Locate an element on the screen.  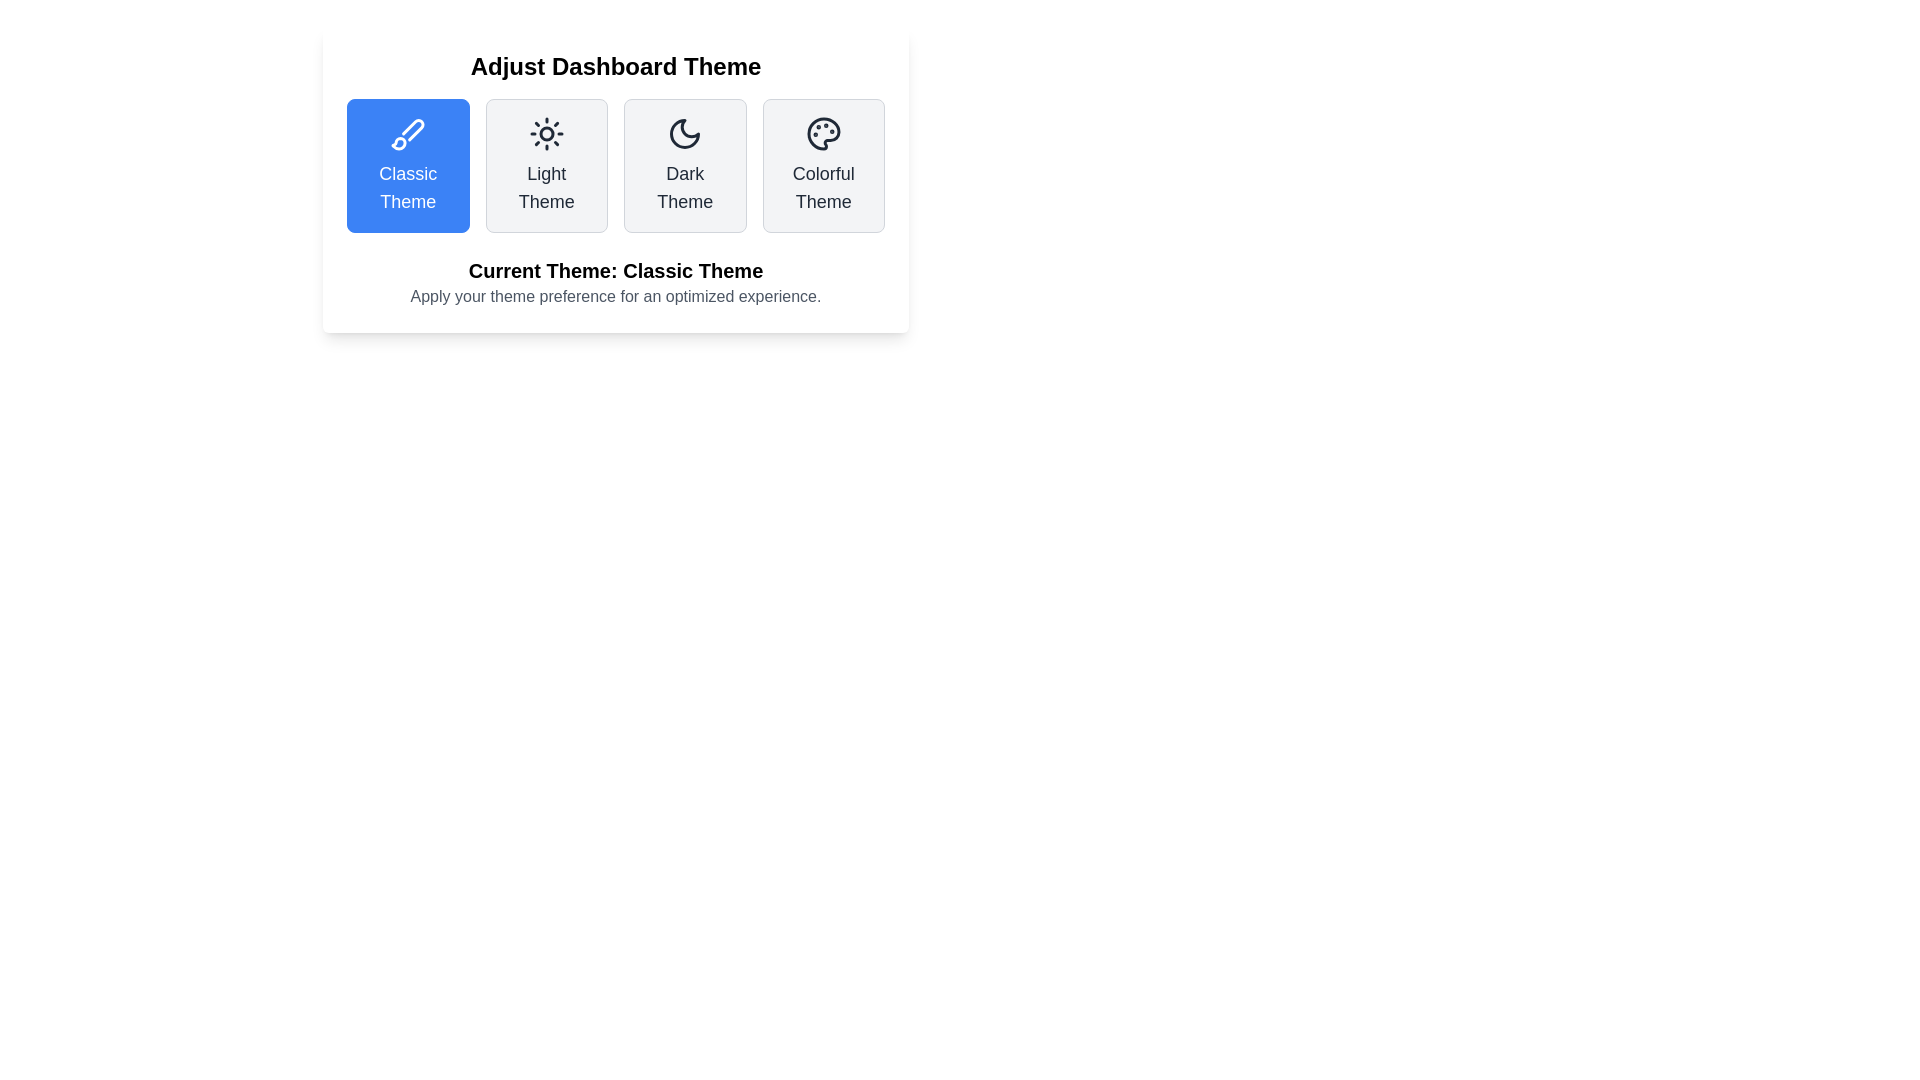
the button with a sun icon and 'Light Theme' label is located at coordinates (546, 164).